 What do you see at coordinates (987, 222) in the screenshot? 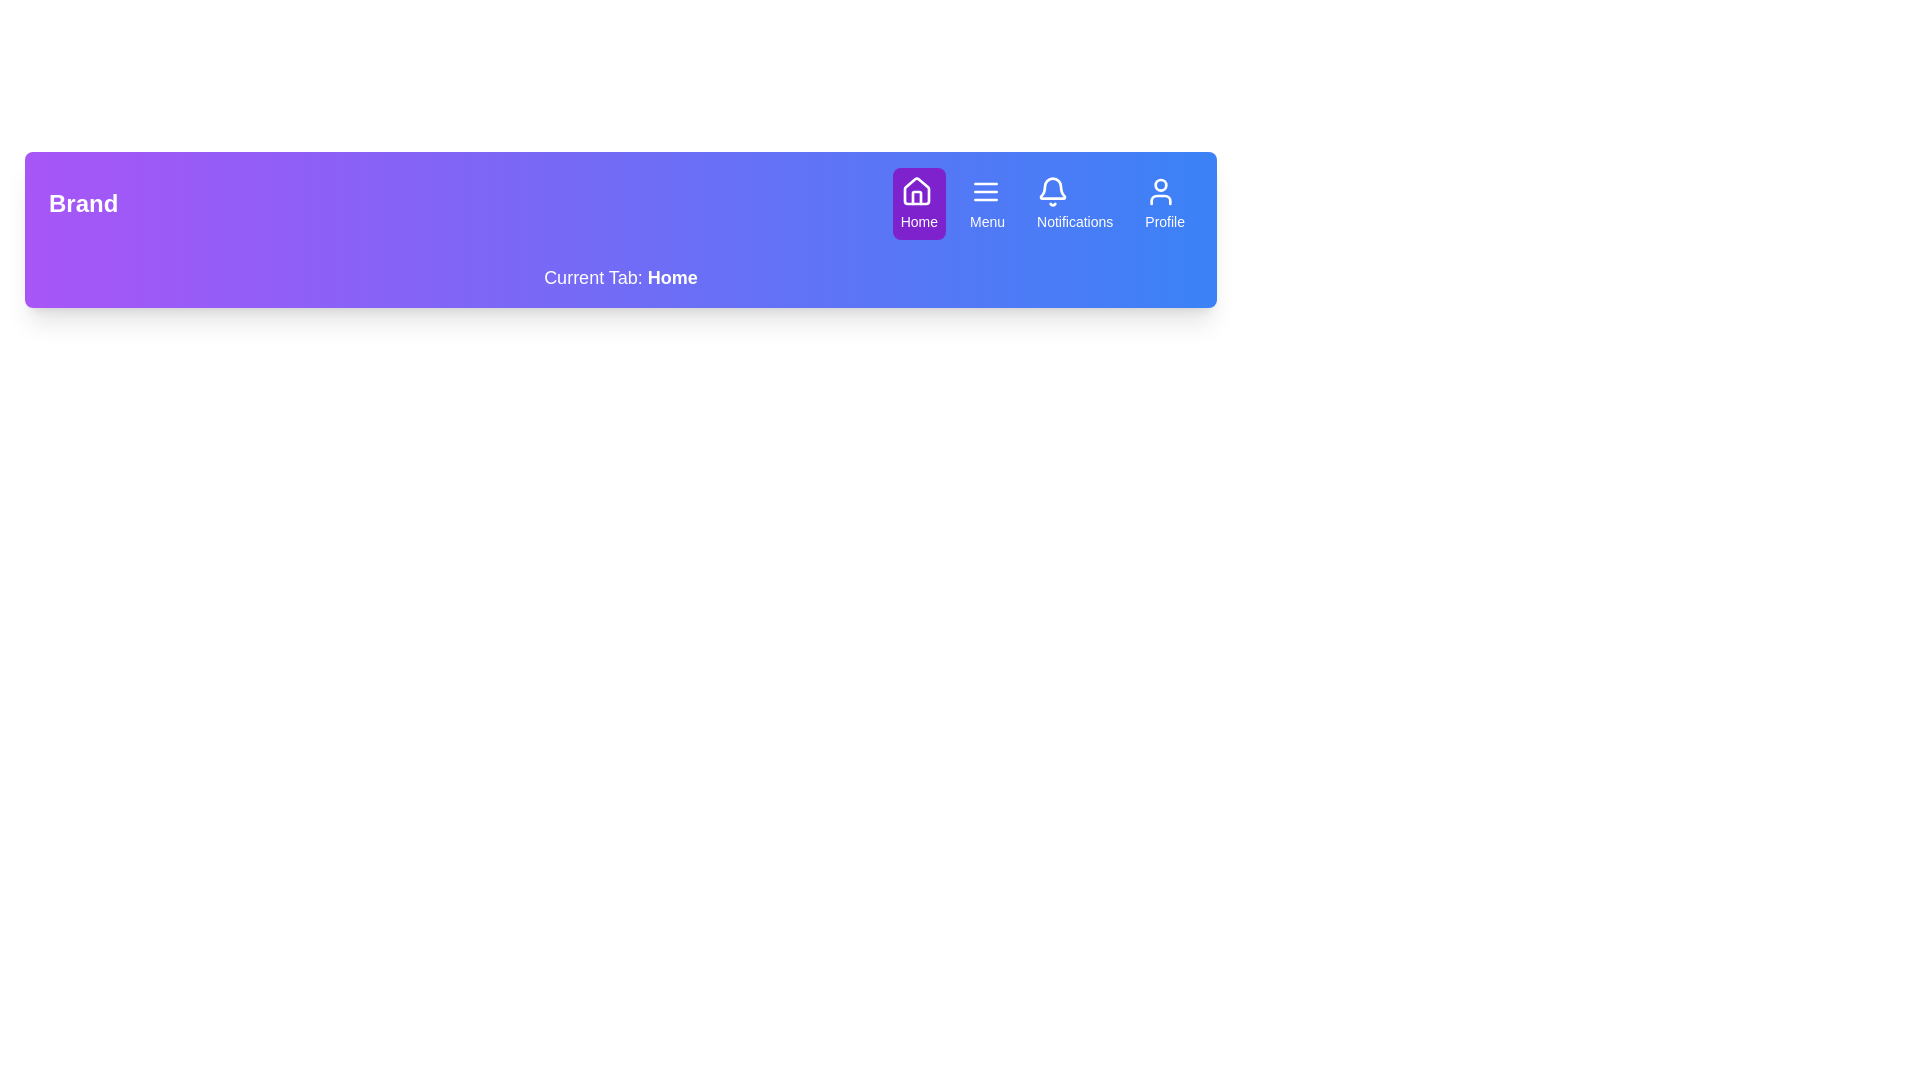
I see `the text label element displaying 'Menu', which is located on the top navigation bar near the center-right section, indicating the functionality of the associated icon above it` at bounding box center [987, 222].